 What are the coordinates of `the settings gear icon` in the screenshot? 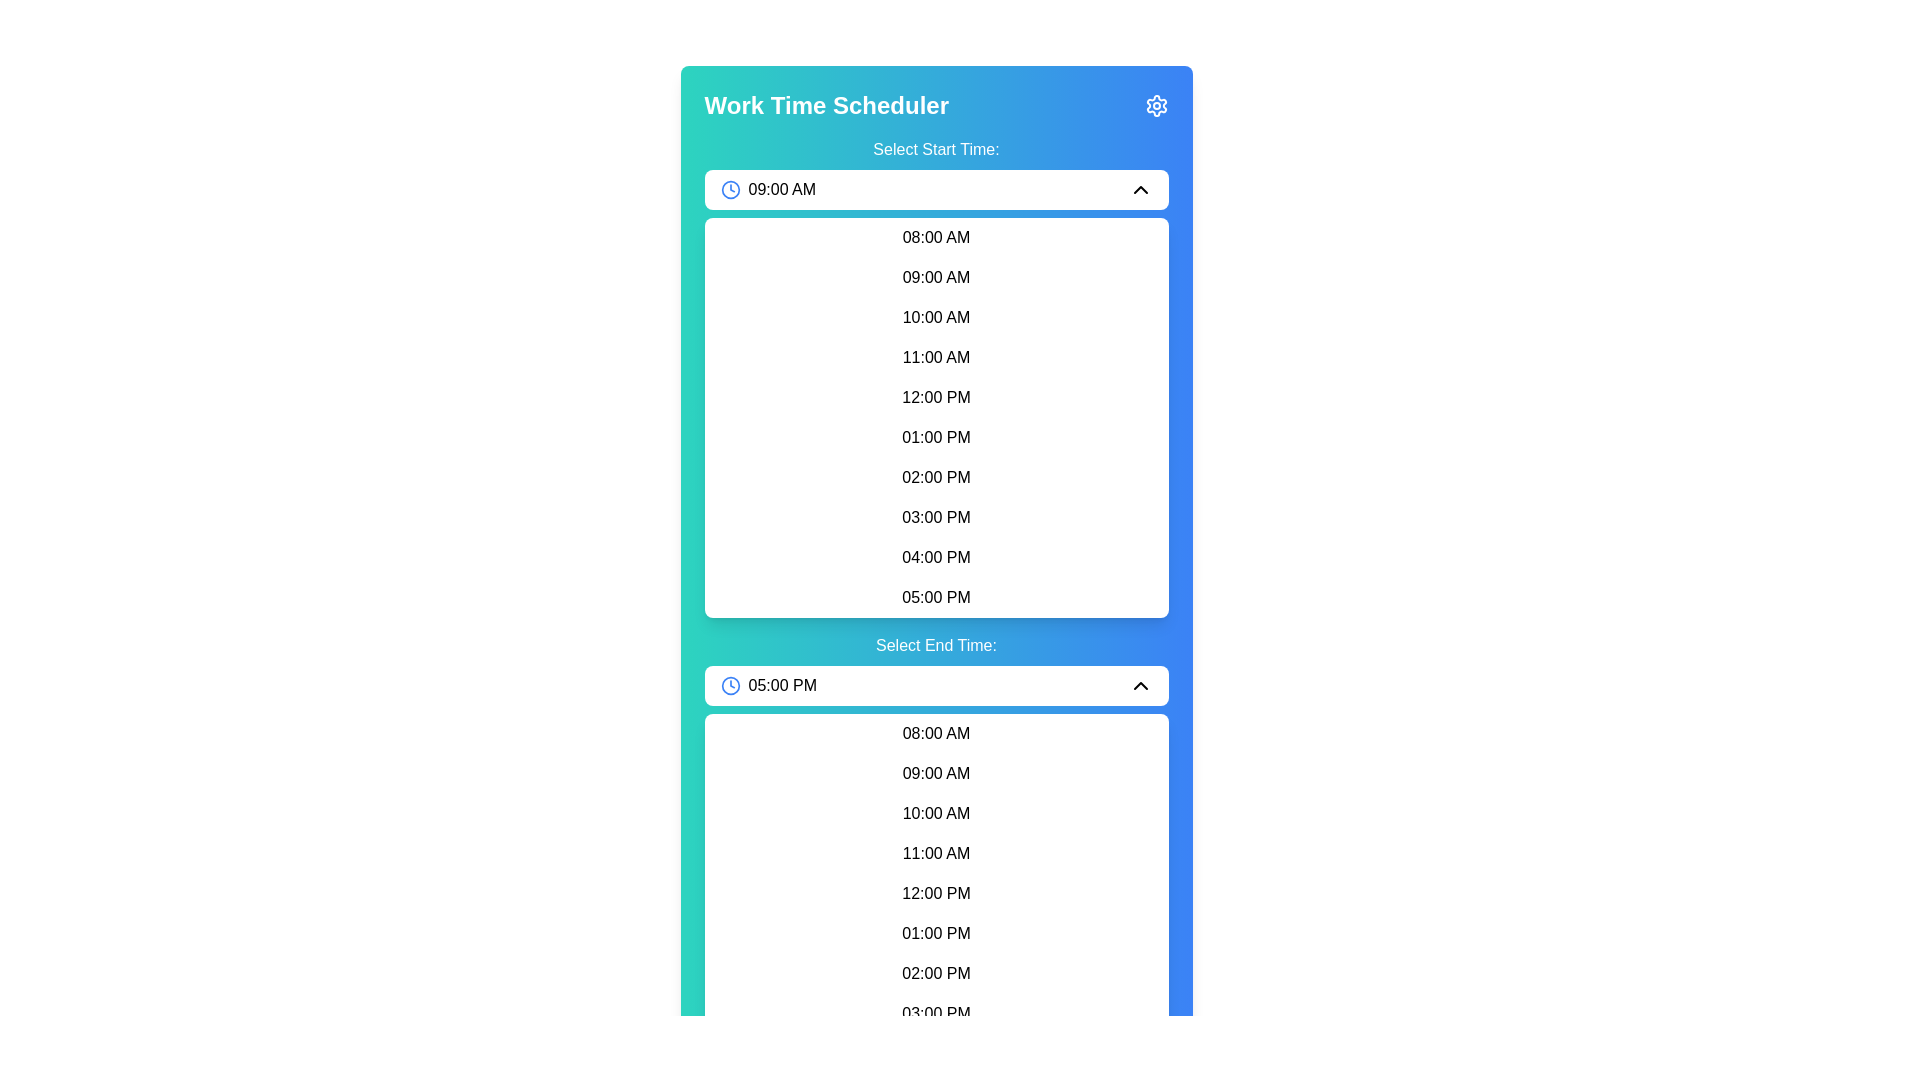 It's located at (1156, 105).